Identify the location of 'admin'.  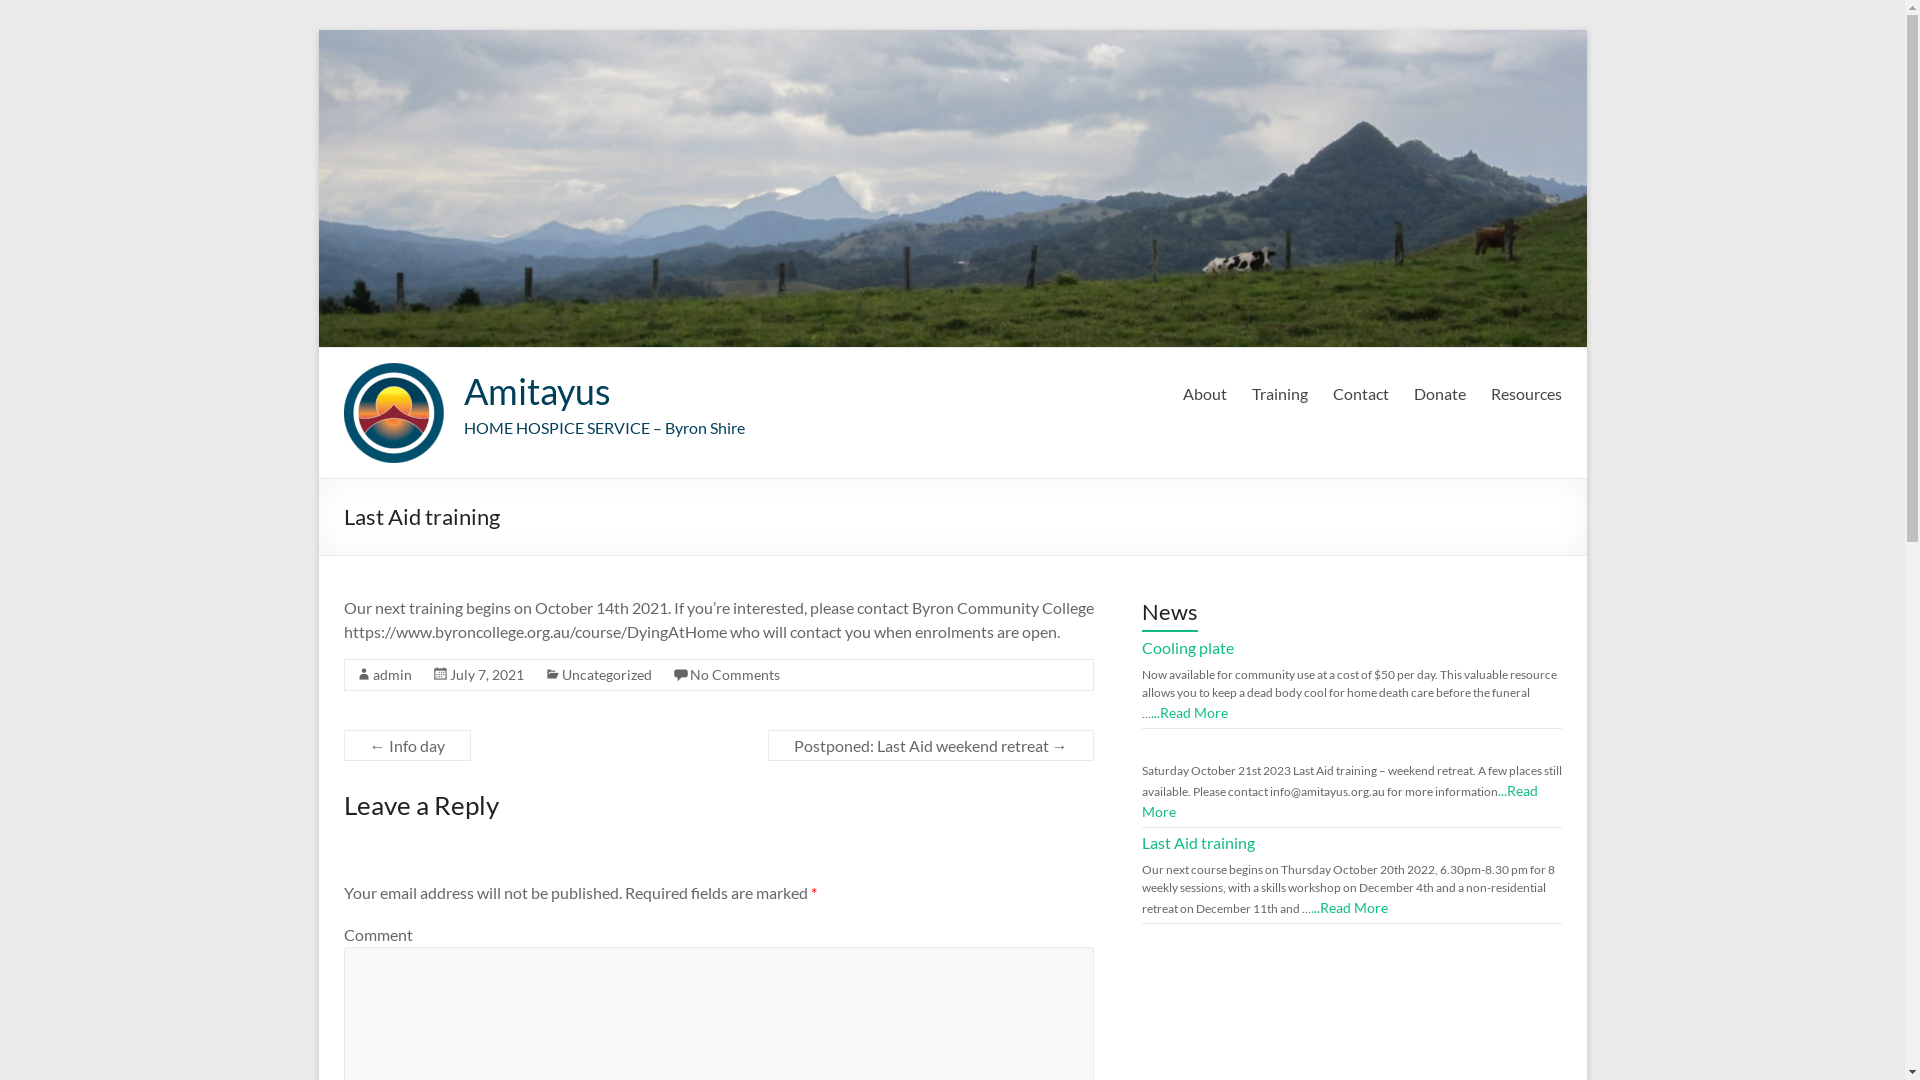
(372, 674).